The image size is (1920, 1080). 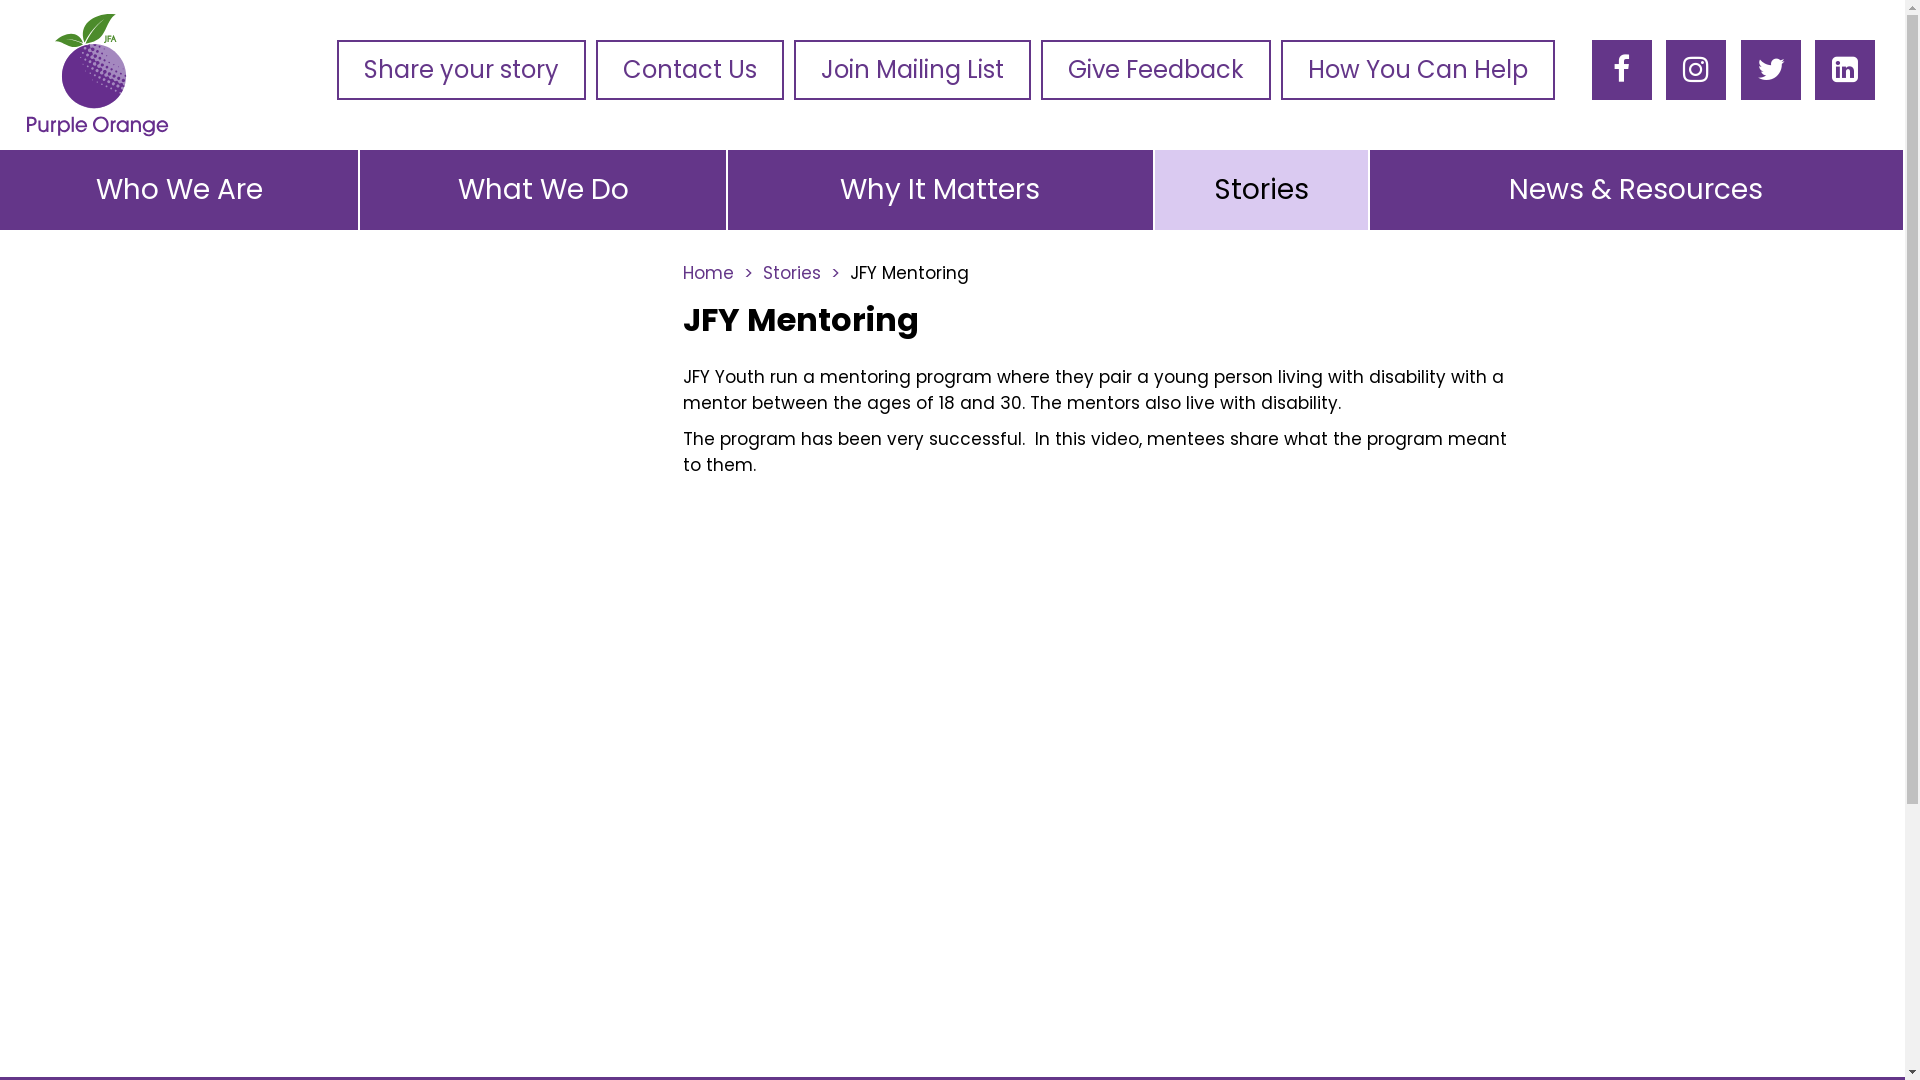 I want to click on 'Twitter', so click(x=1771, y=68).